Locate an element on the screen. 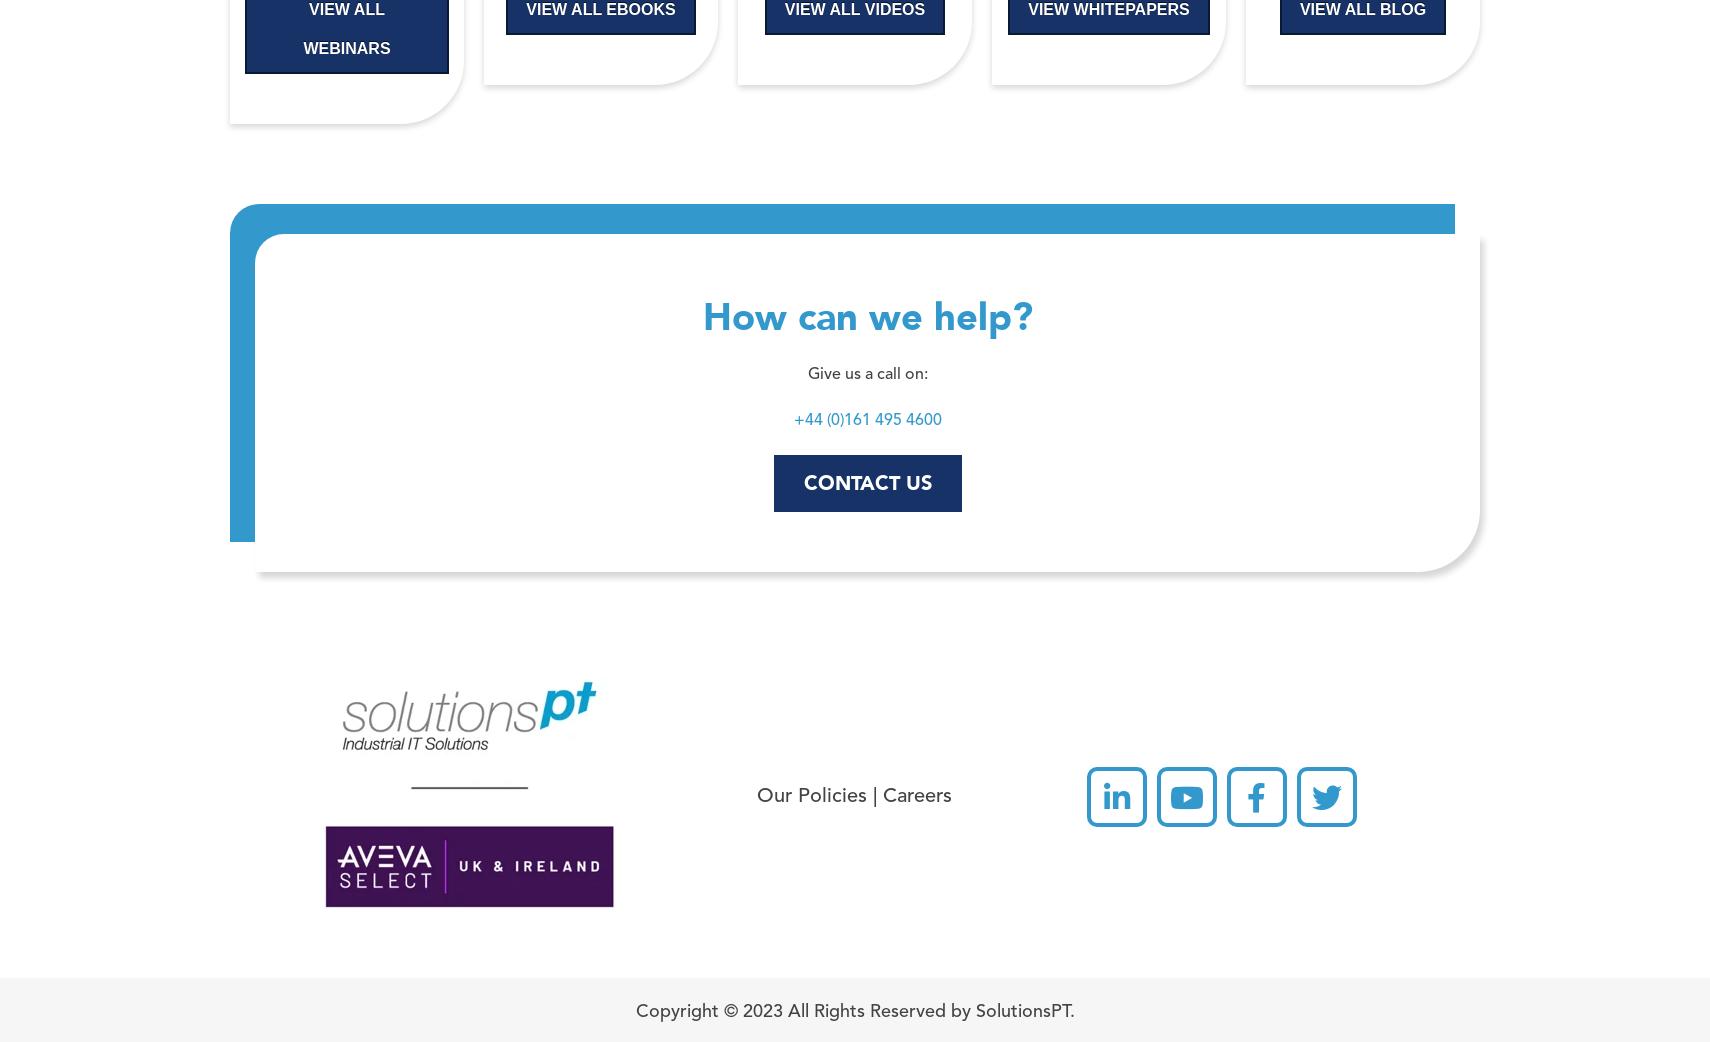 This screenshot has width=1710, height=1042. 'View all Ebooks' is located at coordinates (600, 7).